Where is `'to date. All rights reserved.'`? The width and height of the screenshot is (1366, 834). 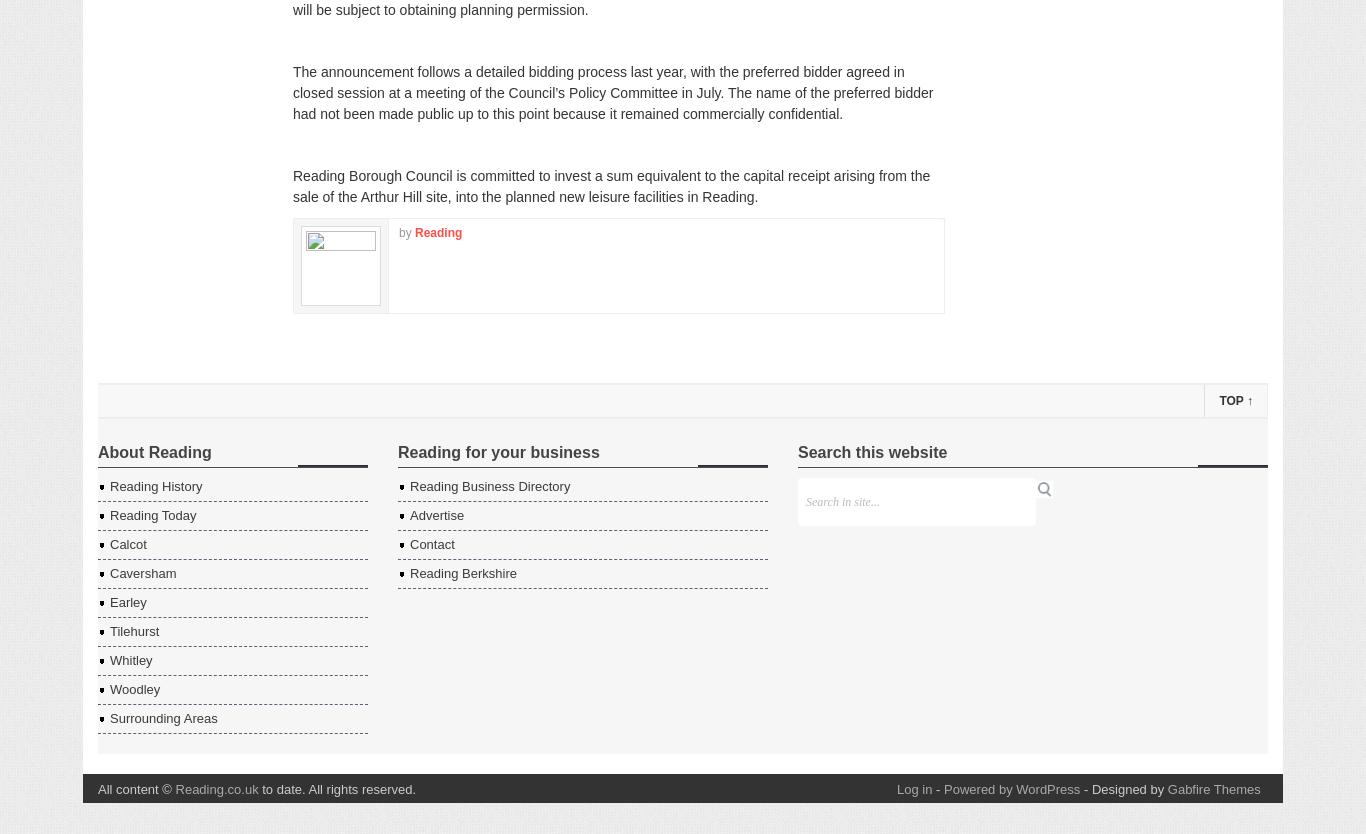 'to date. All rights reserved.' is located at coordinates (258, 788).